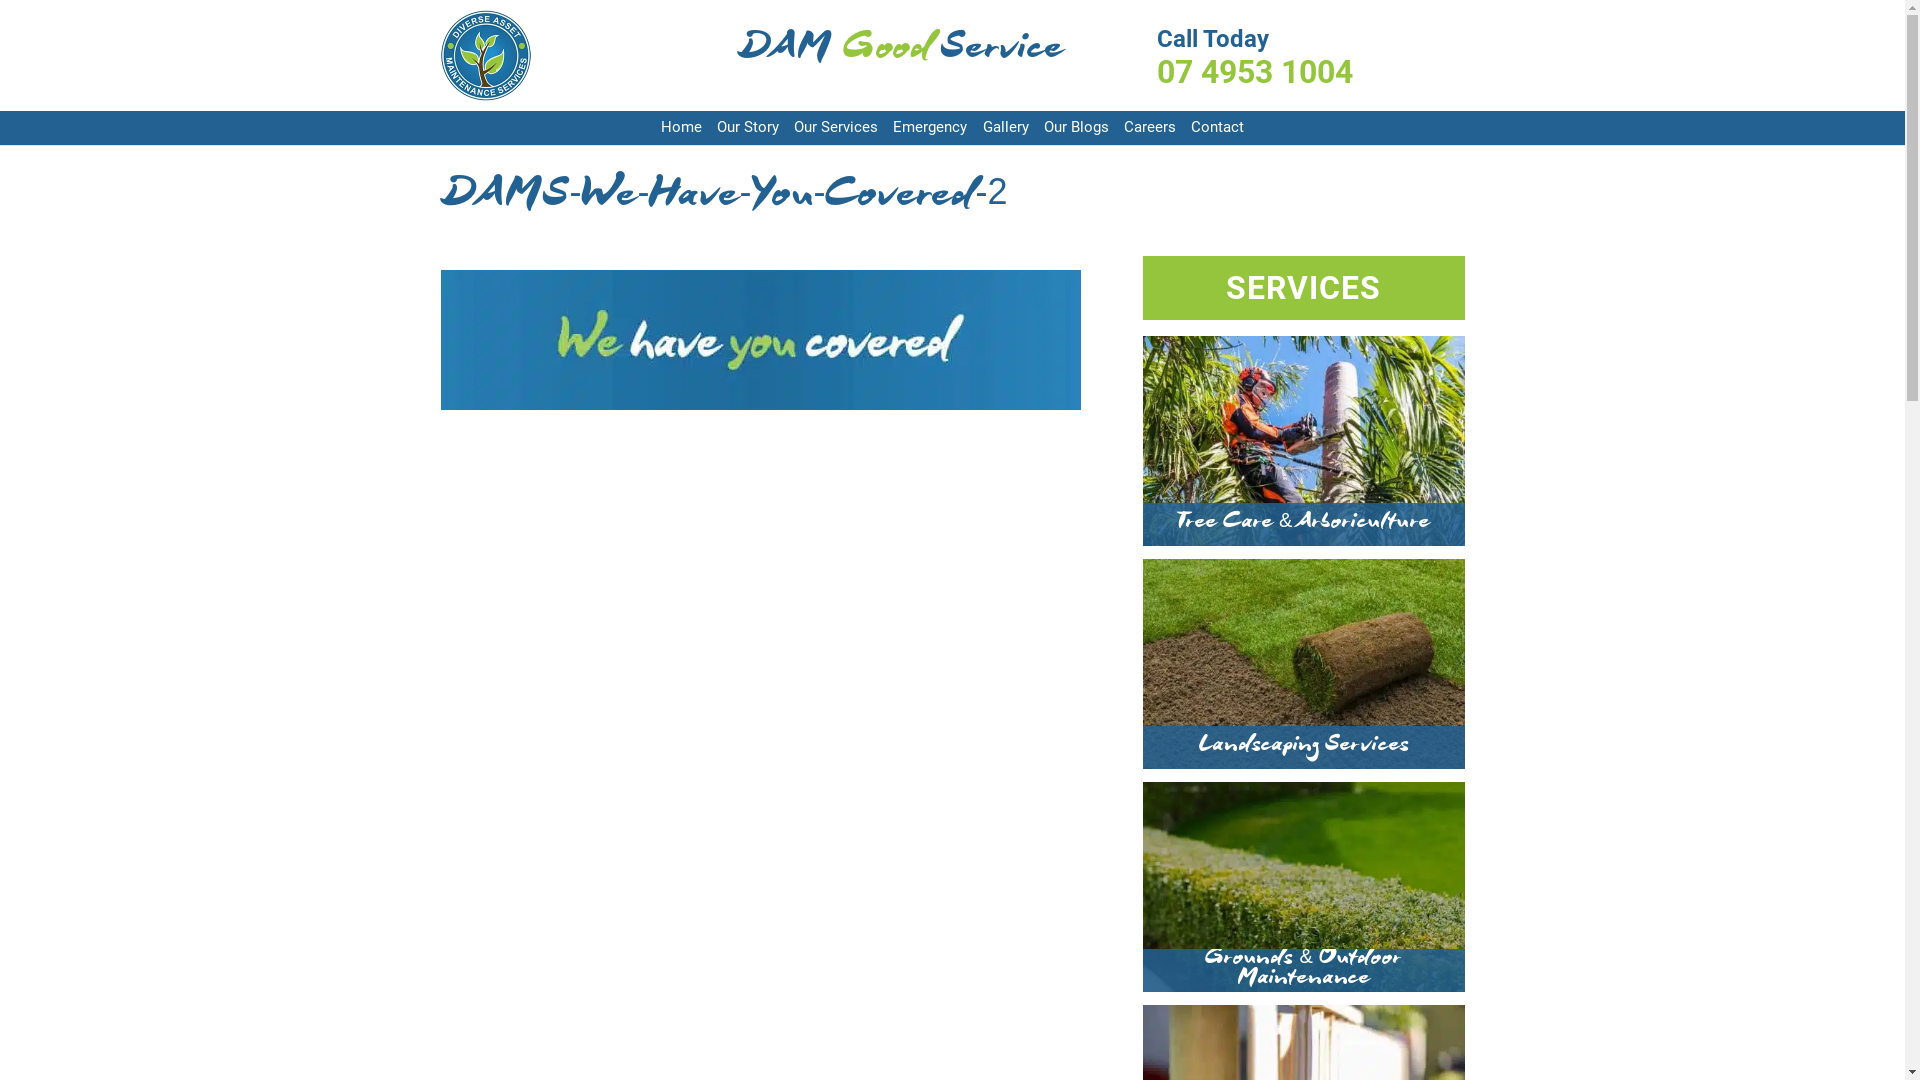 The width and height of the screenshot is (1920, 1080). Describe the element at coordinates (1310, 71) in the screenshot. I see `'07 4953 1004'` at that location.